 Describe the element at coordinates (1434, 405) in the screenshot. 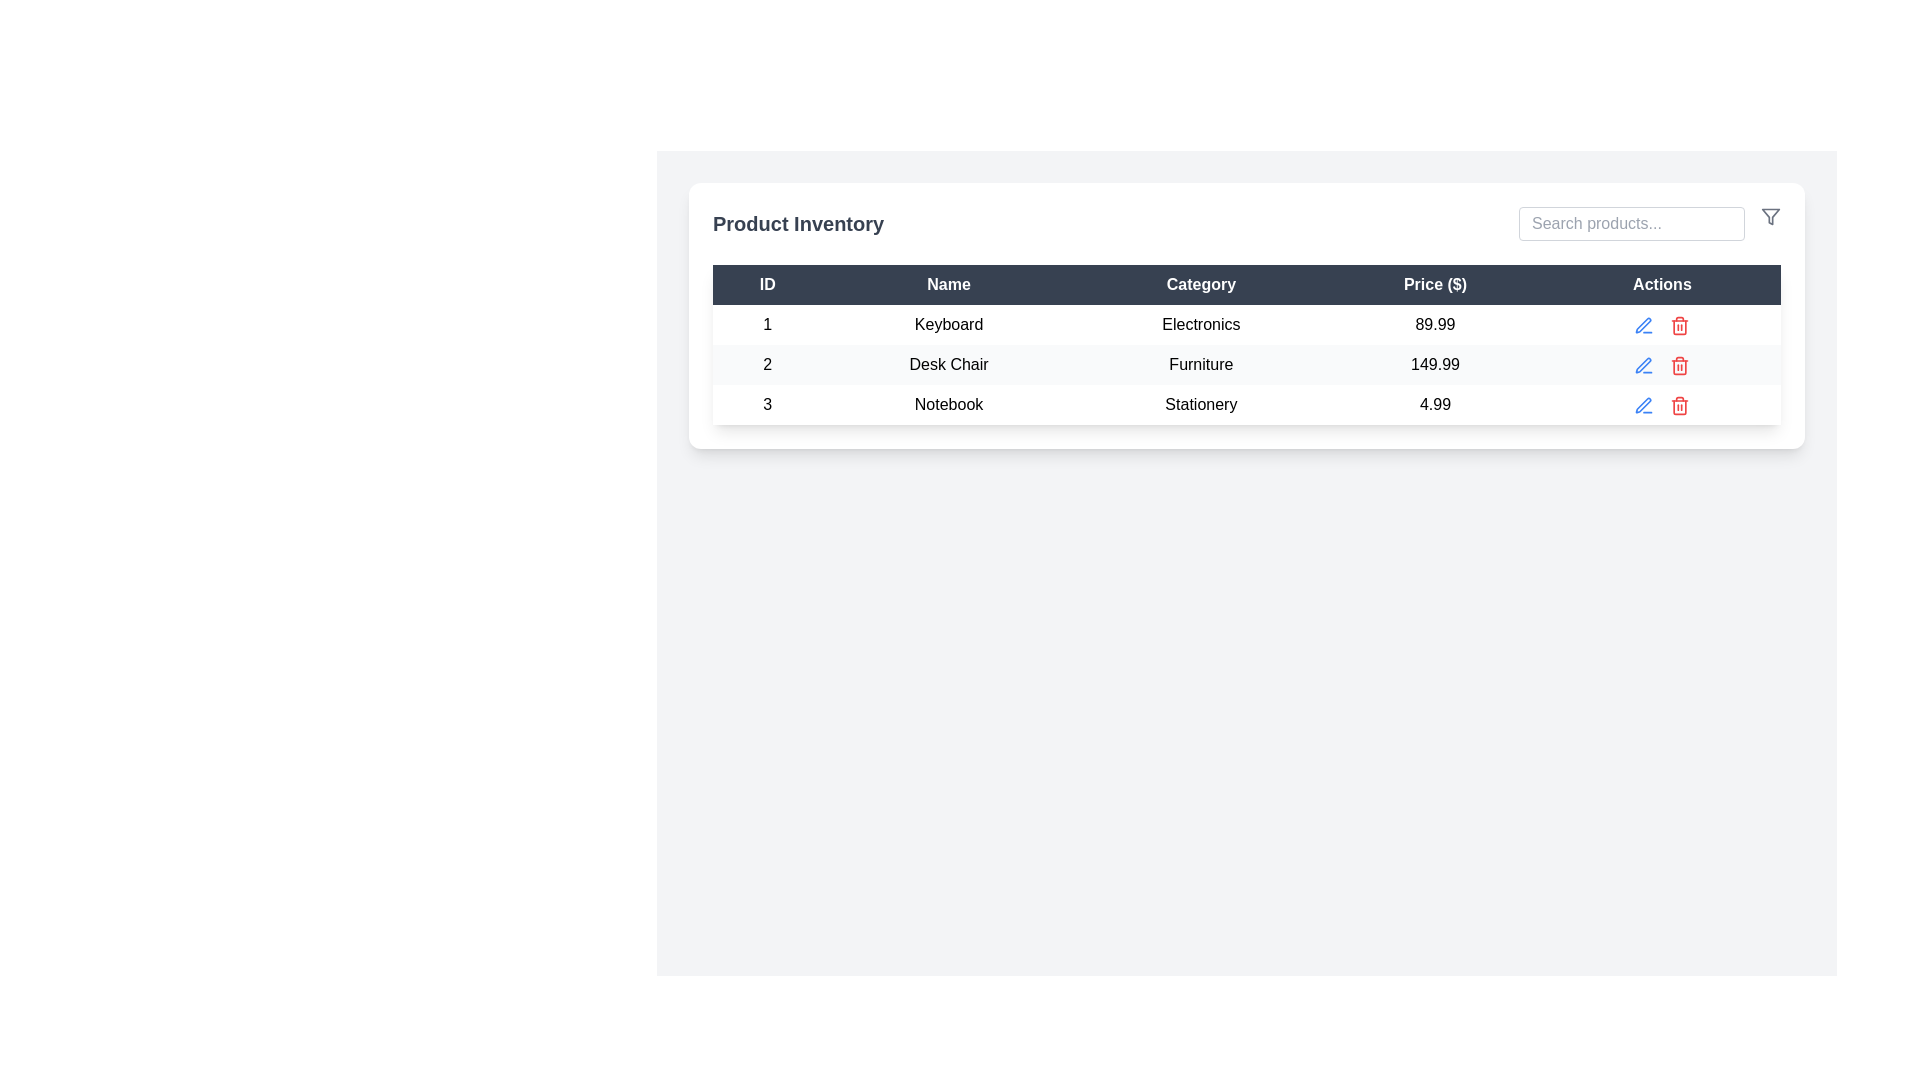

I see `the Static Text displaying the price '4.99' for the entry 'Notebook' in the fourth column labeled 'Price ($)' of the table` at that location.